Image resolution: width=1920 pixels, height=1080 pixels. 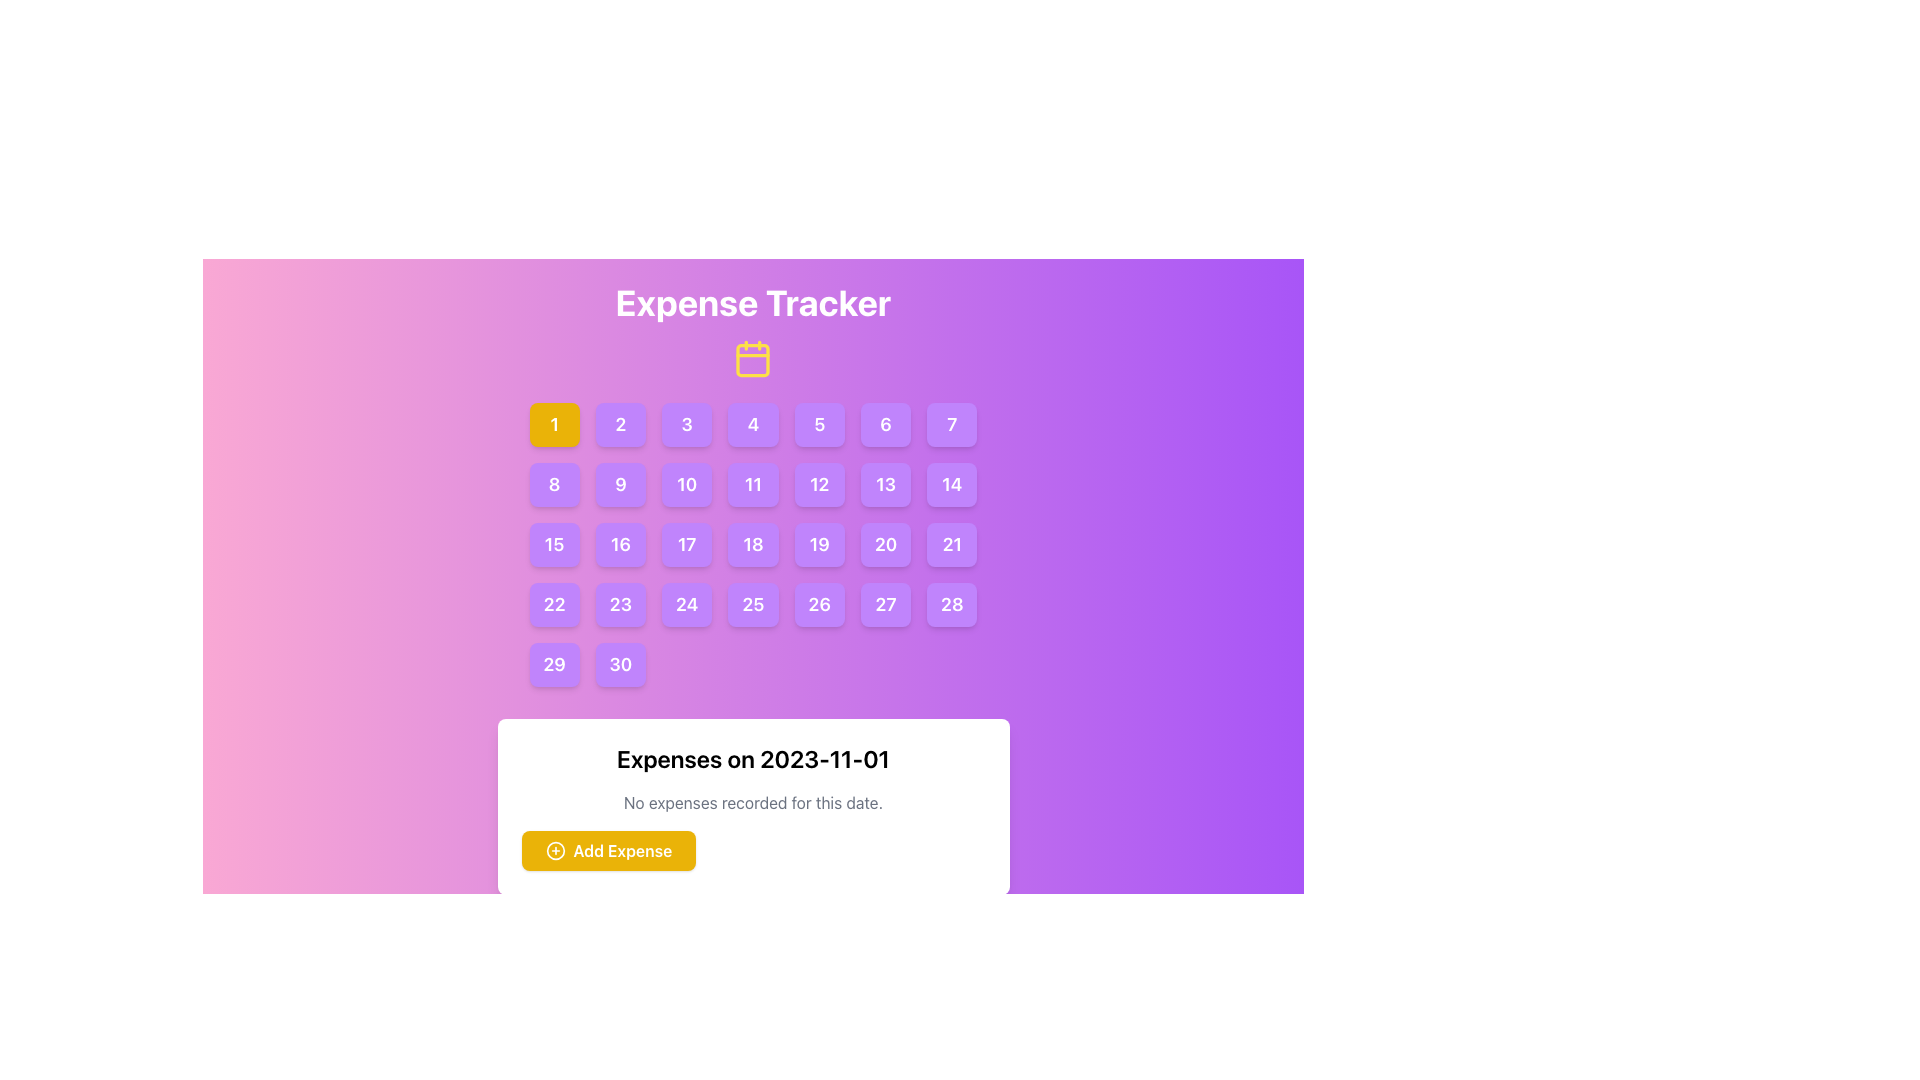 I want to click on the calendar date button representing the 20th day to trigger visual feedback, so click(x=885, y=544).